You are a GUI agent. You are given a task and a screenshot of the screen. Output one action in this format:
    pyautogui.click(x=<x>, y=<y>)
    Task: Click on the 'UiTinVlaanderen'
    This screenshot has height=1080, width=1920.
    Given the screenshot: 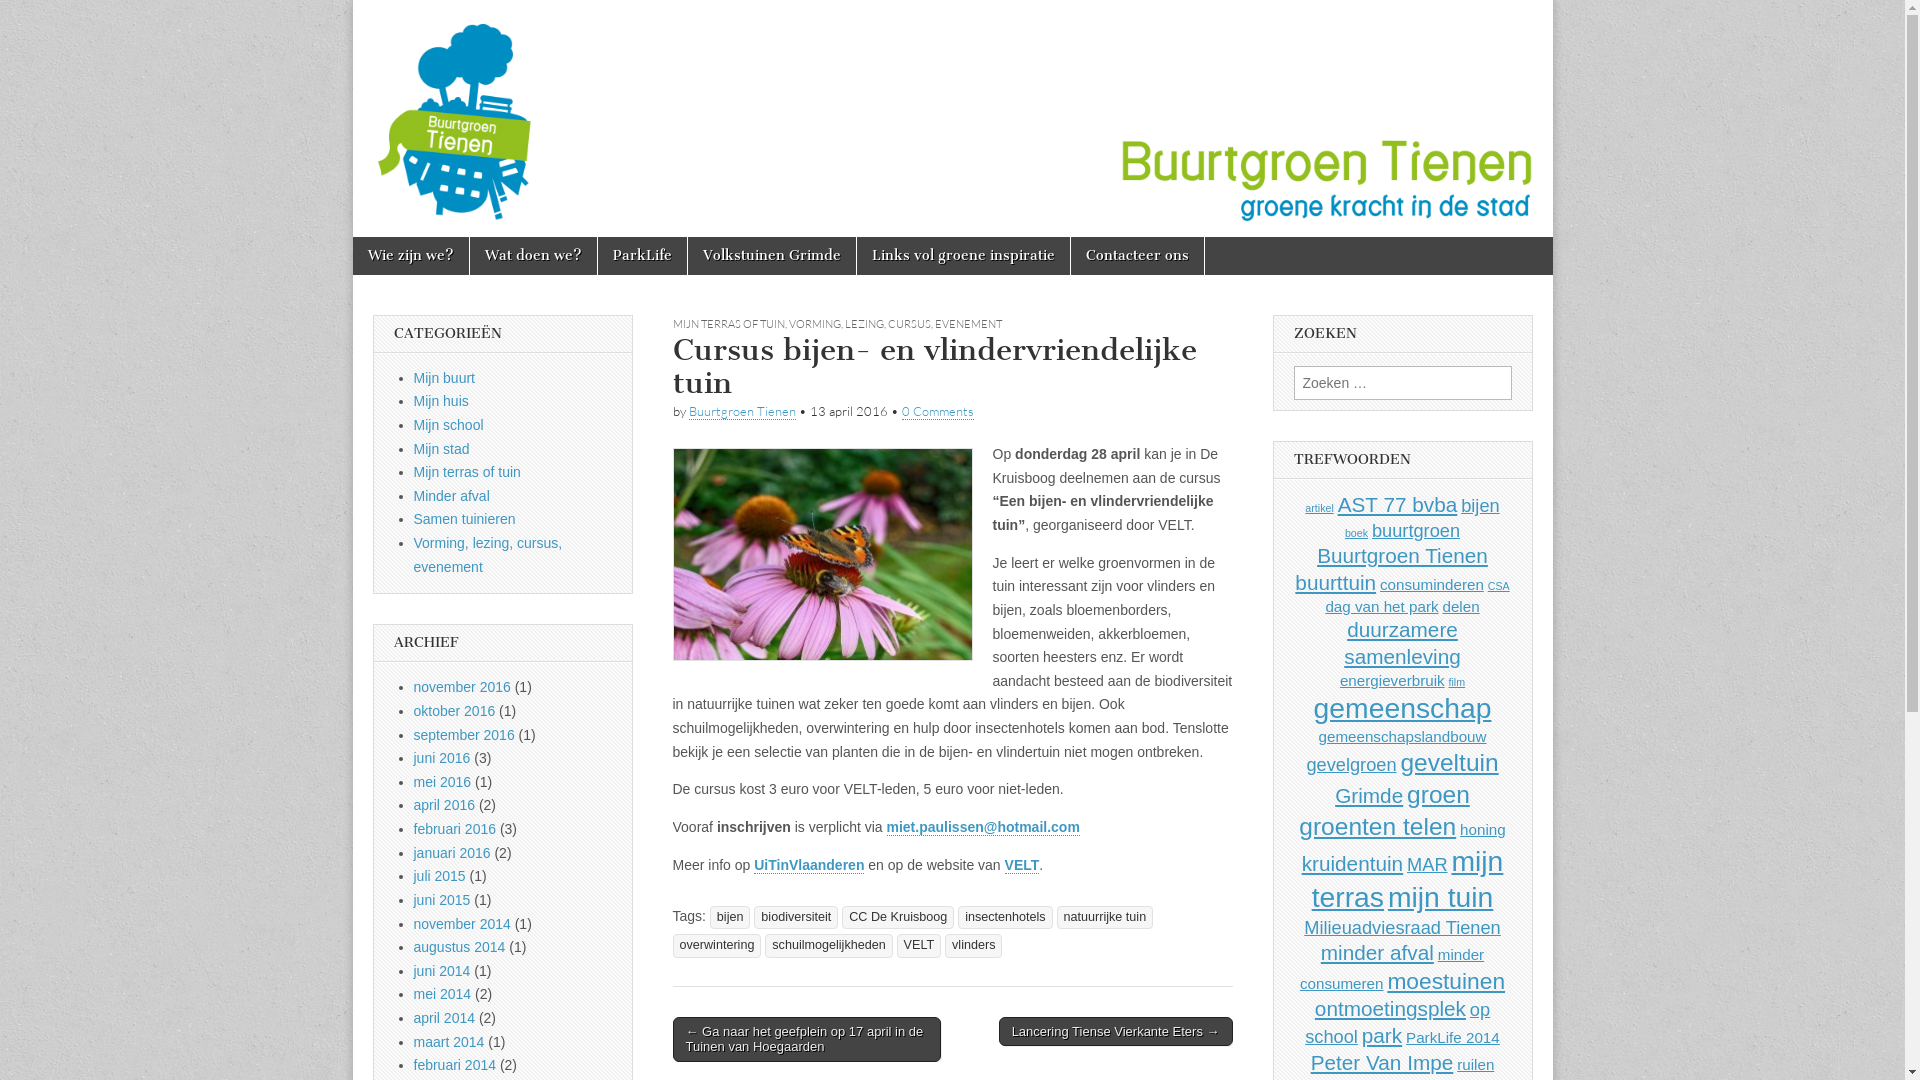 What is the action you would take?
    pyautogui.click(x=809, y=864)
    